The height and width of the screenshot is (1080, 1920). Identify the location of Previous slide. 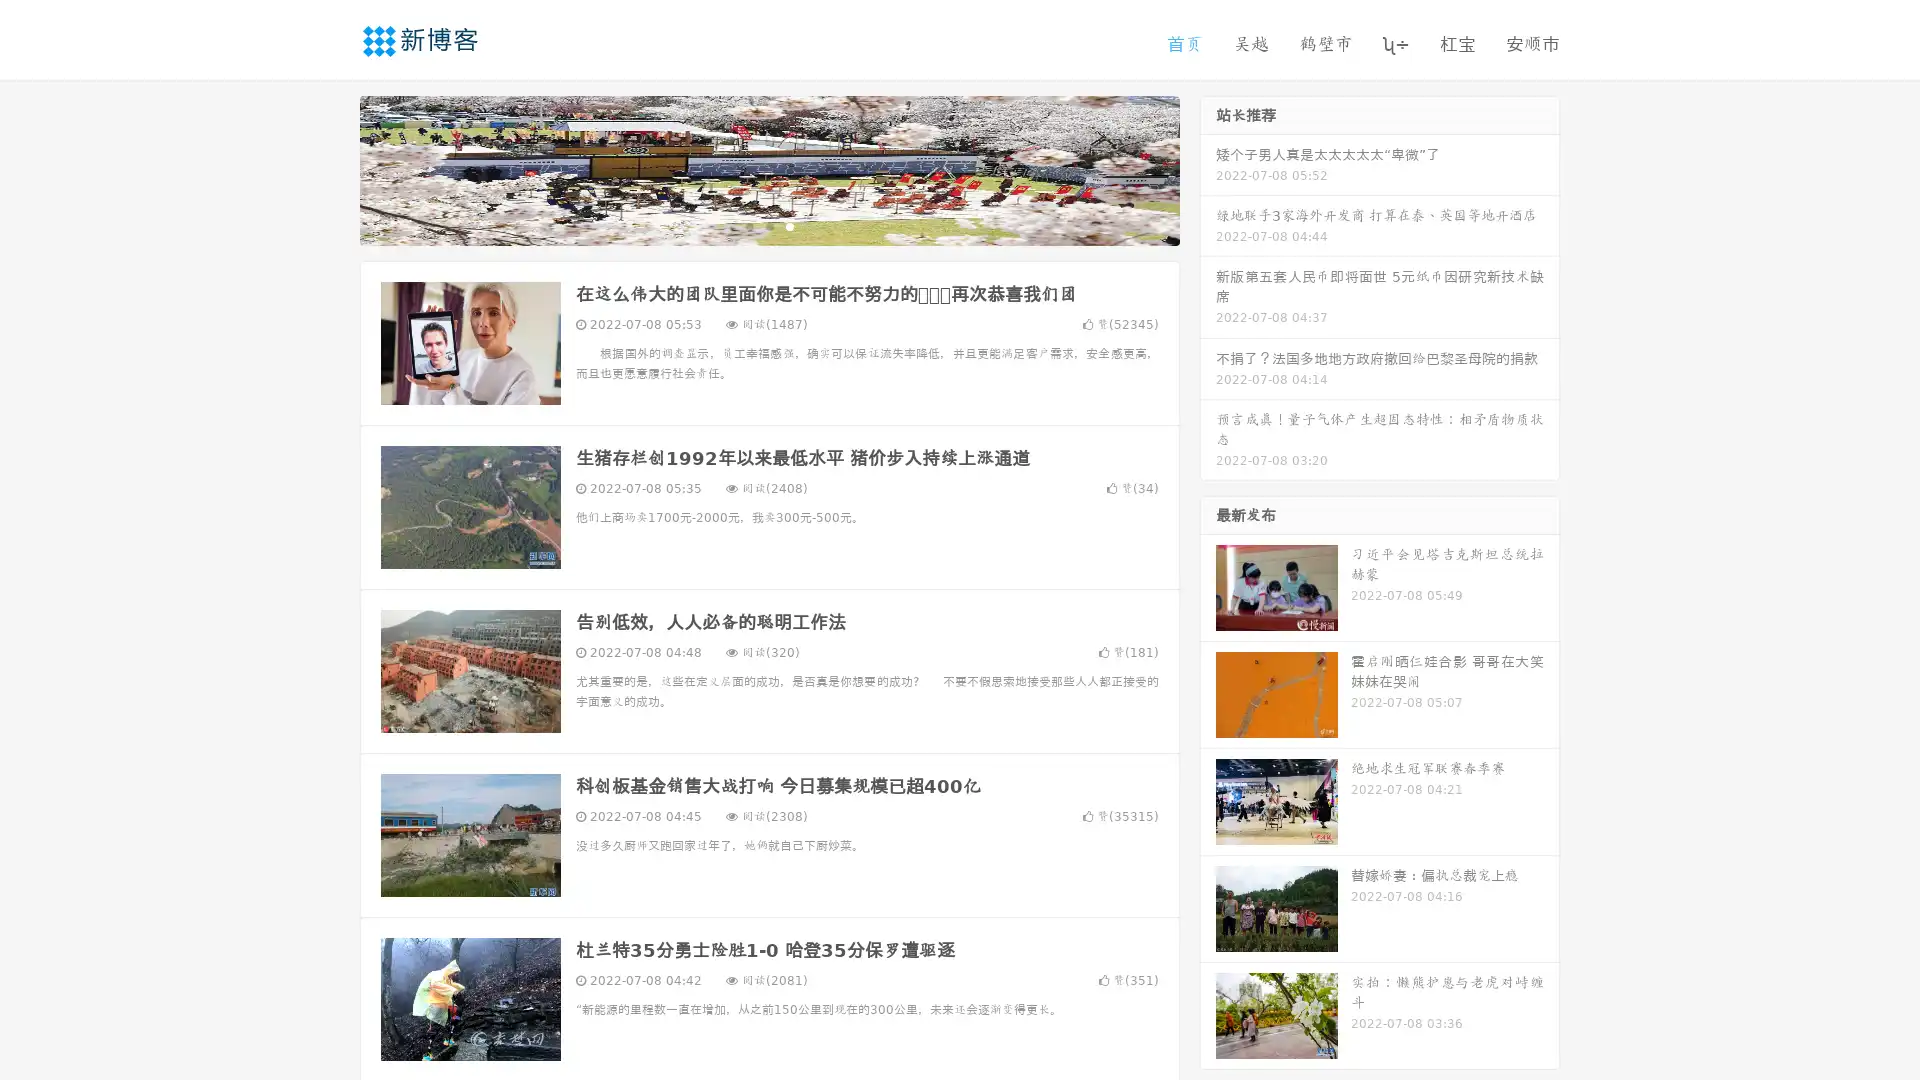
(330, 168).